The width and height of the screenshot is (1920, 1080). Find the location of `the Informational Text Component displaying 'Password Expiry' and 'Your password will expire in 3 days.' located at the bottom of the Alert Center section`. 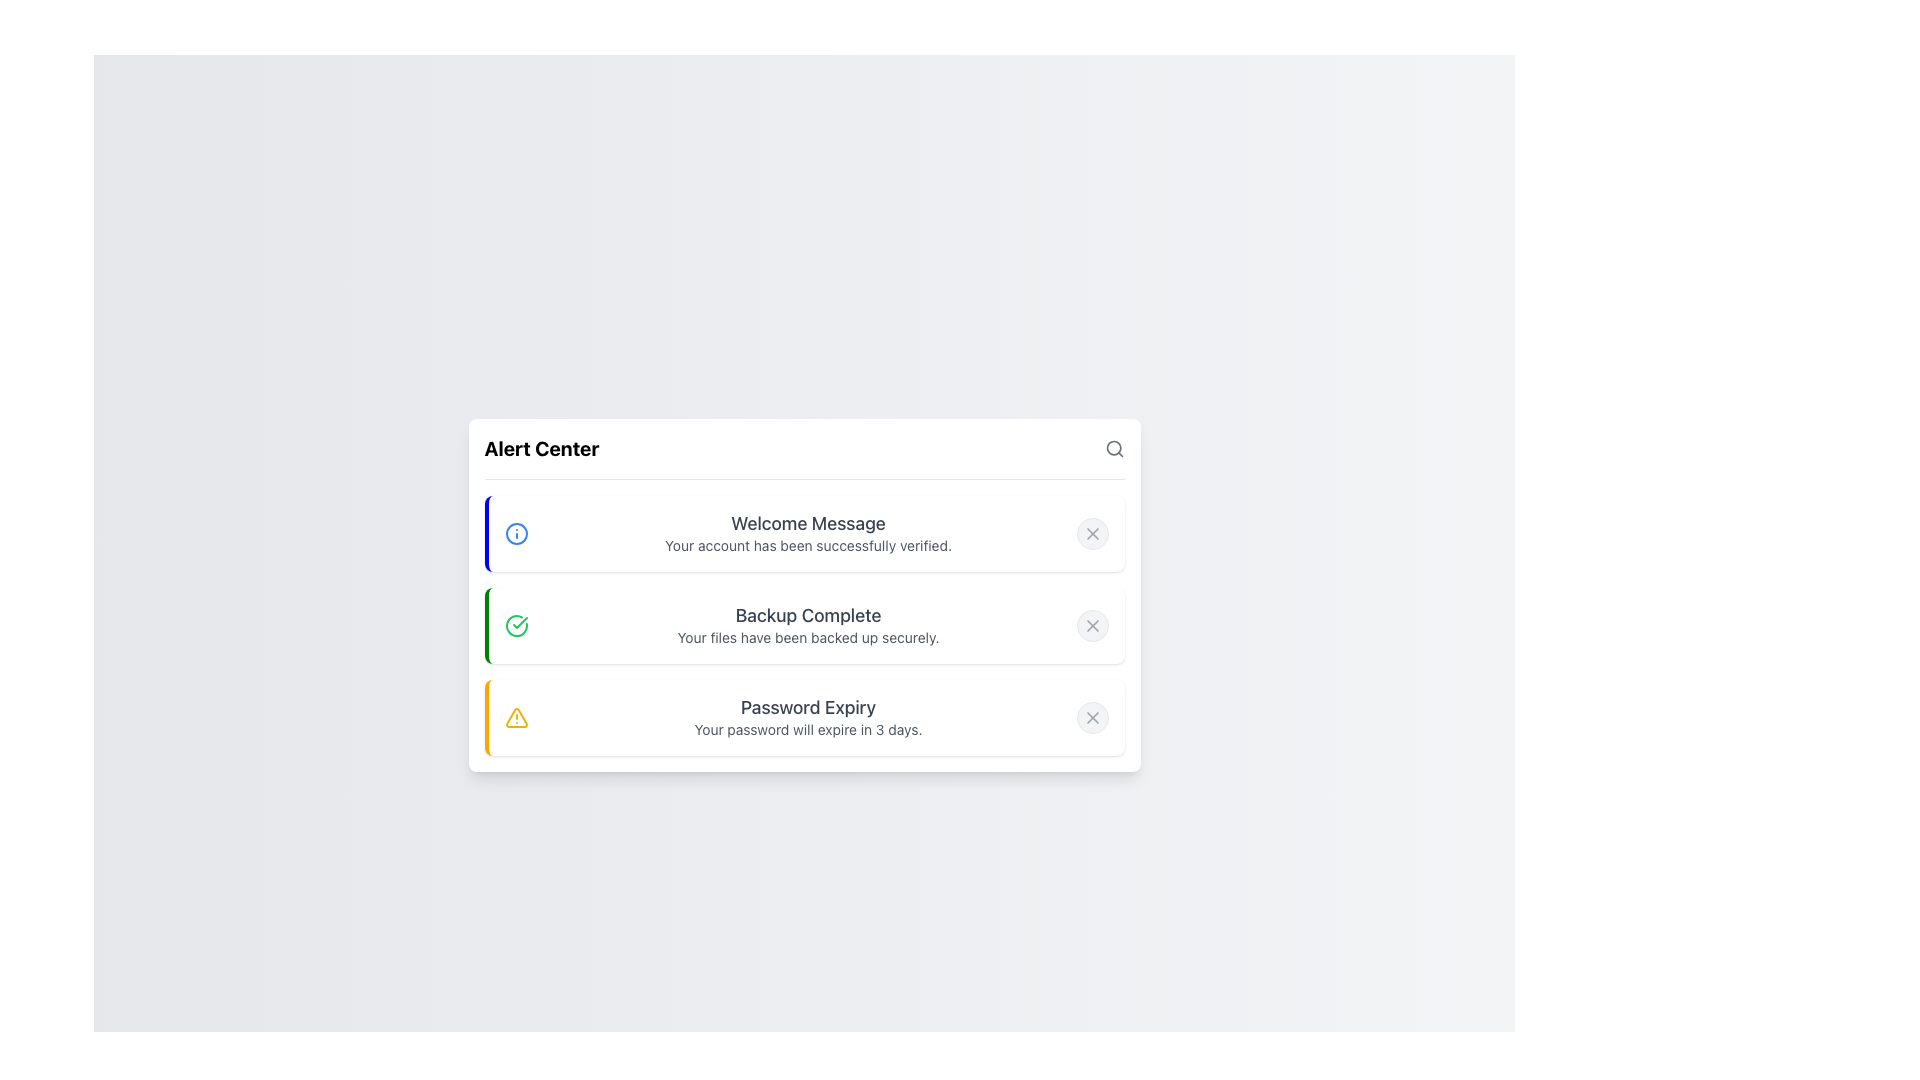

the Informational Text Component displaying 'Password Expiry' and 'Your password will expire in 3 days.' located at the bottom of the Alert Center section is located at coordinates (808, 716).